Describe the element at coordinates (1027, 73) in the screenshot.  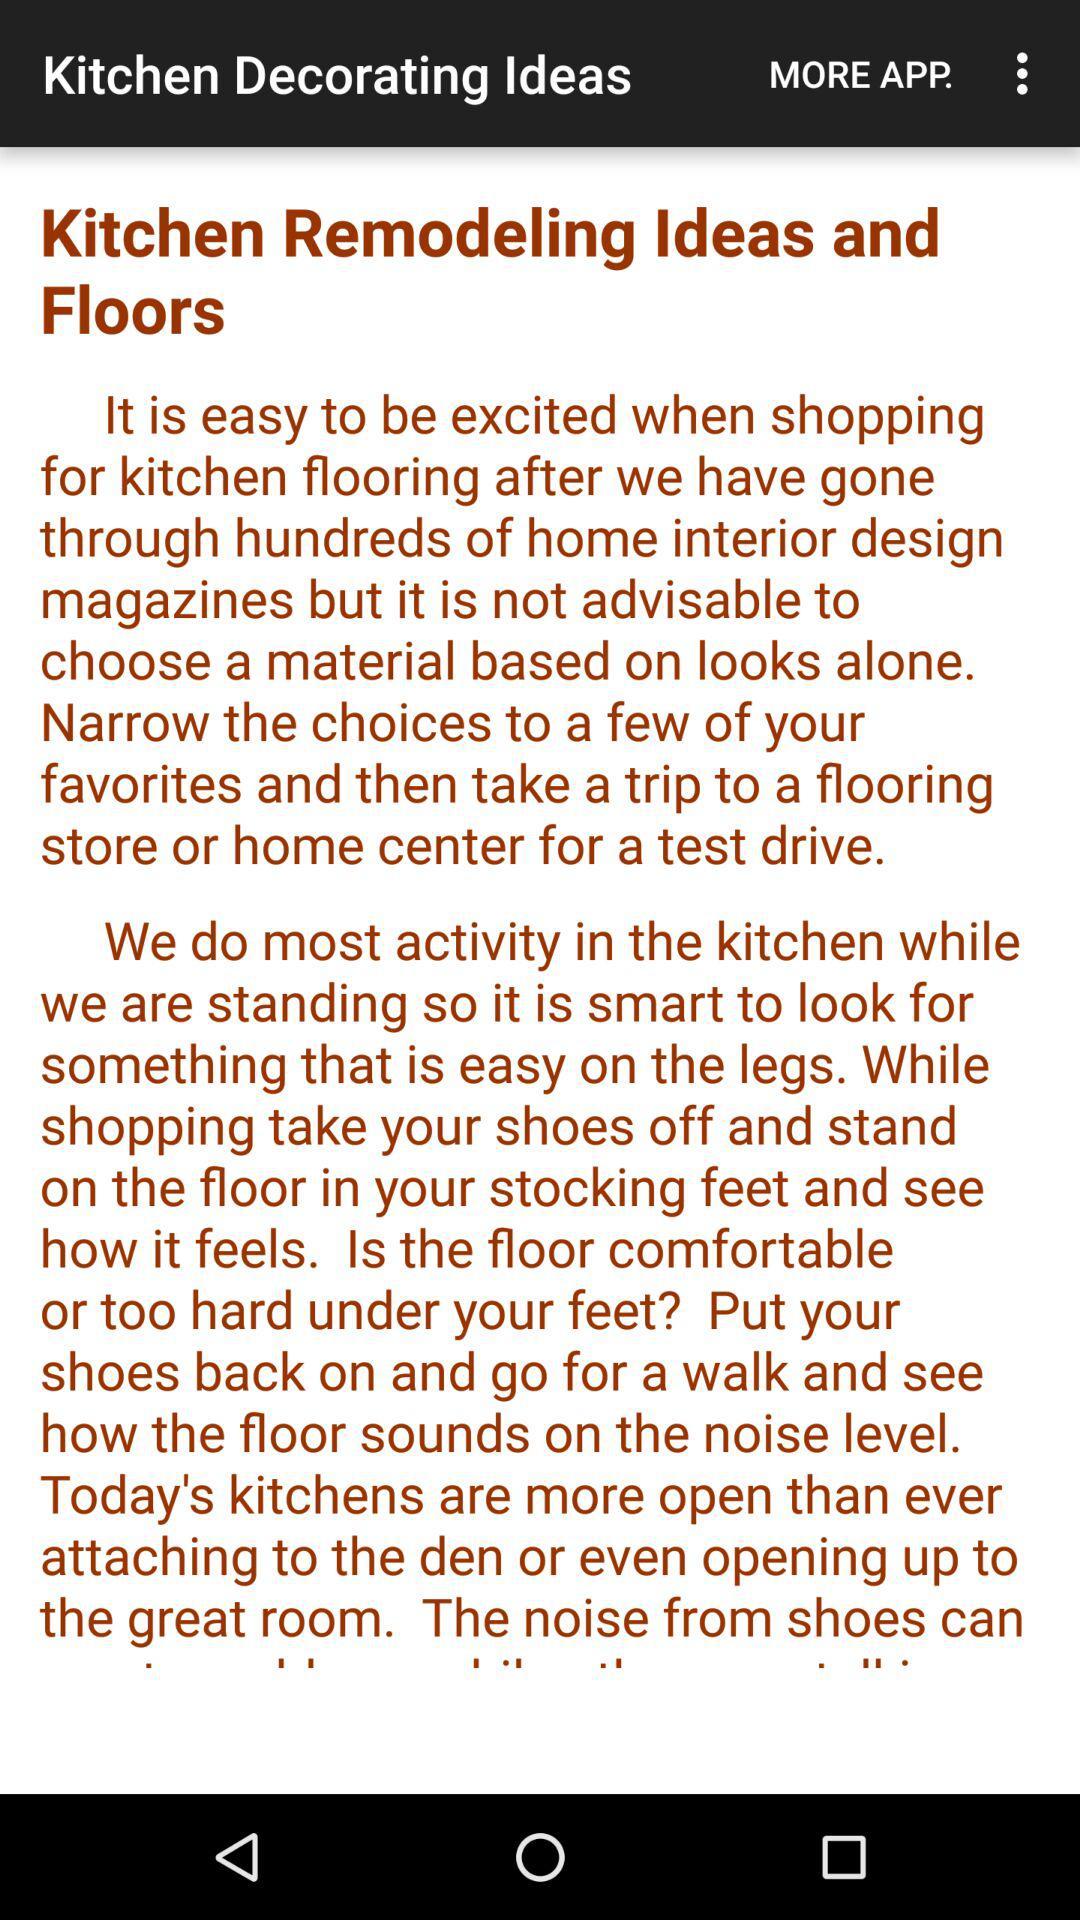
I see `item next to more app. icon` at that location.